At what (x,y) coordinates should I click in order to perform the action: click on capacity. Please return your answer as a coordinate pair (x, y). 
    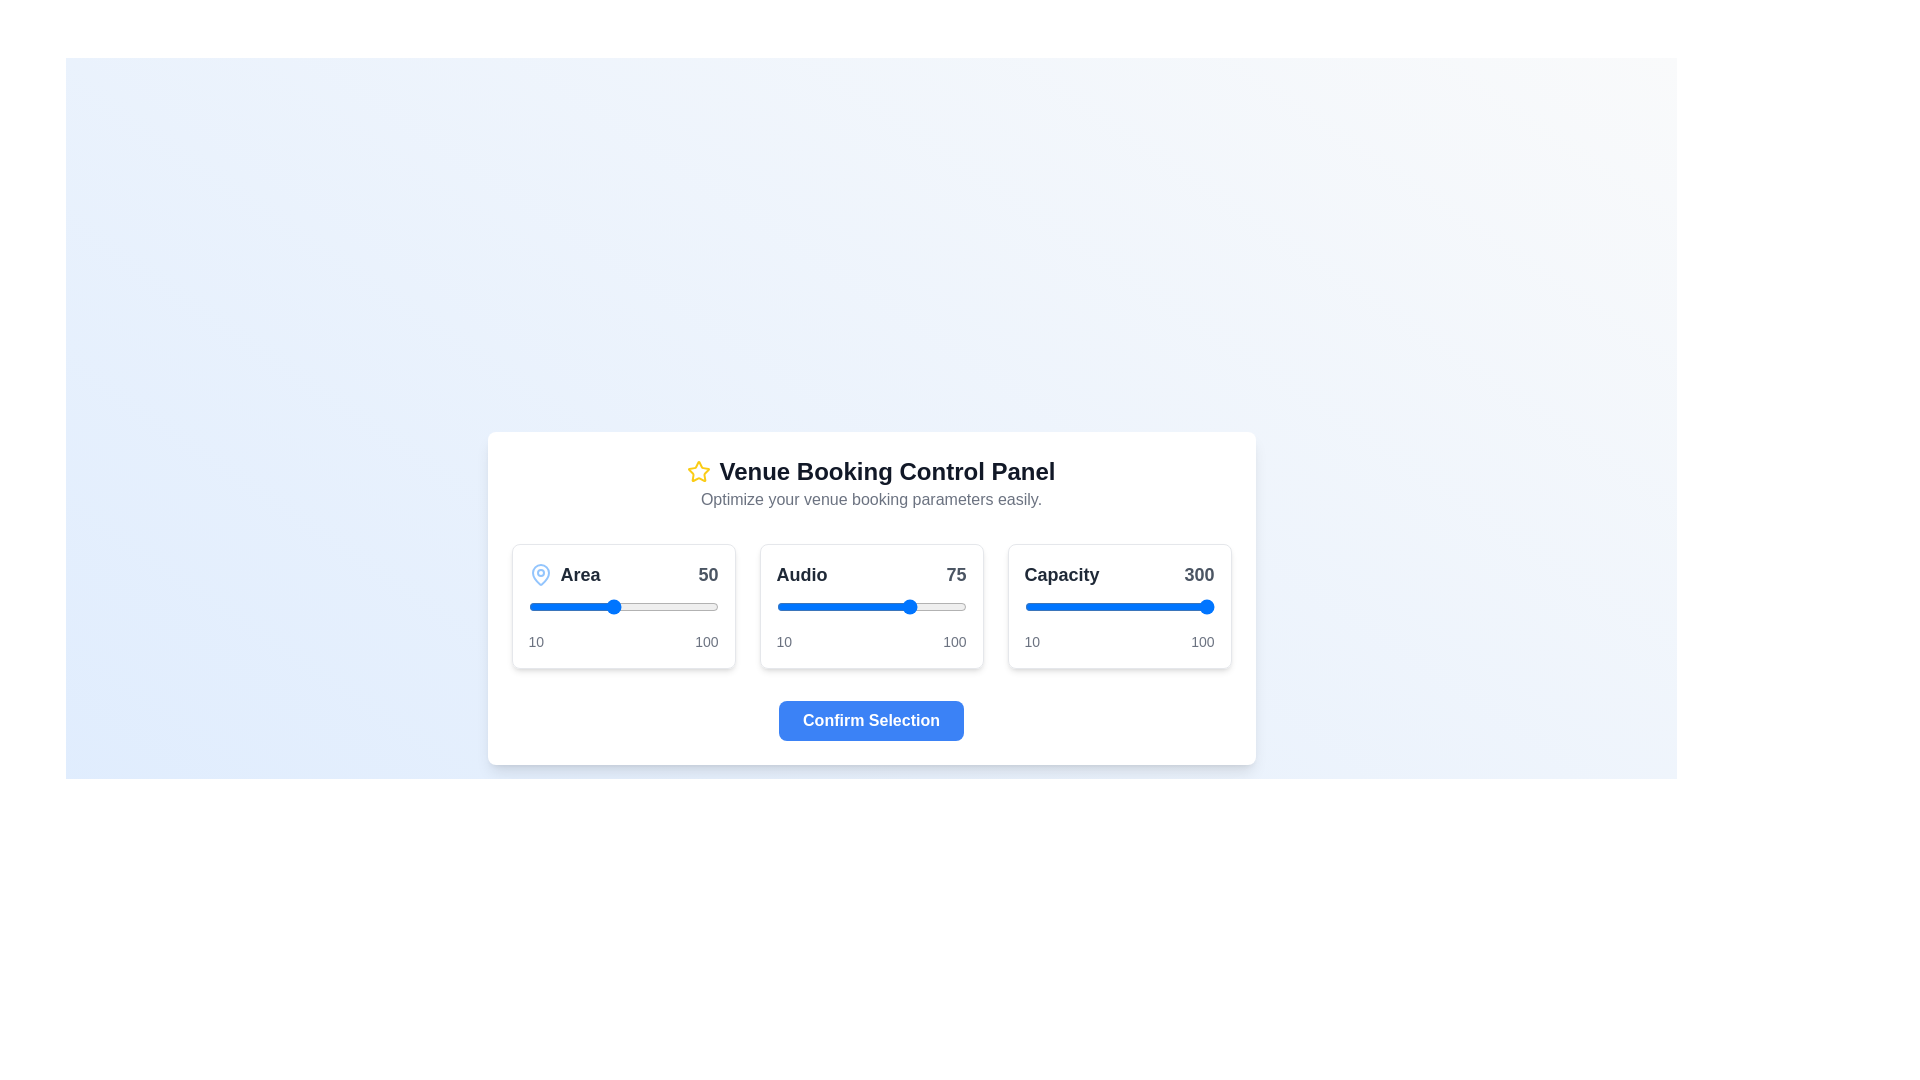
    Looking at the image, I should click on (1044, 605).